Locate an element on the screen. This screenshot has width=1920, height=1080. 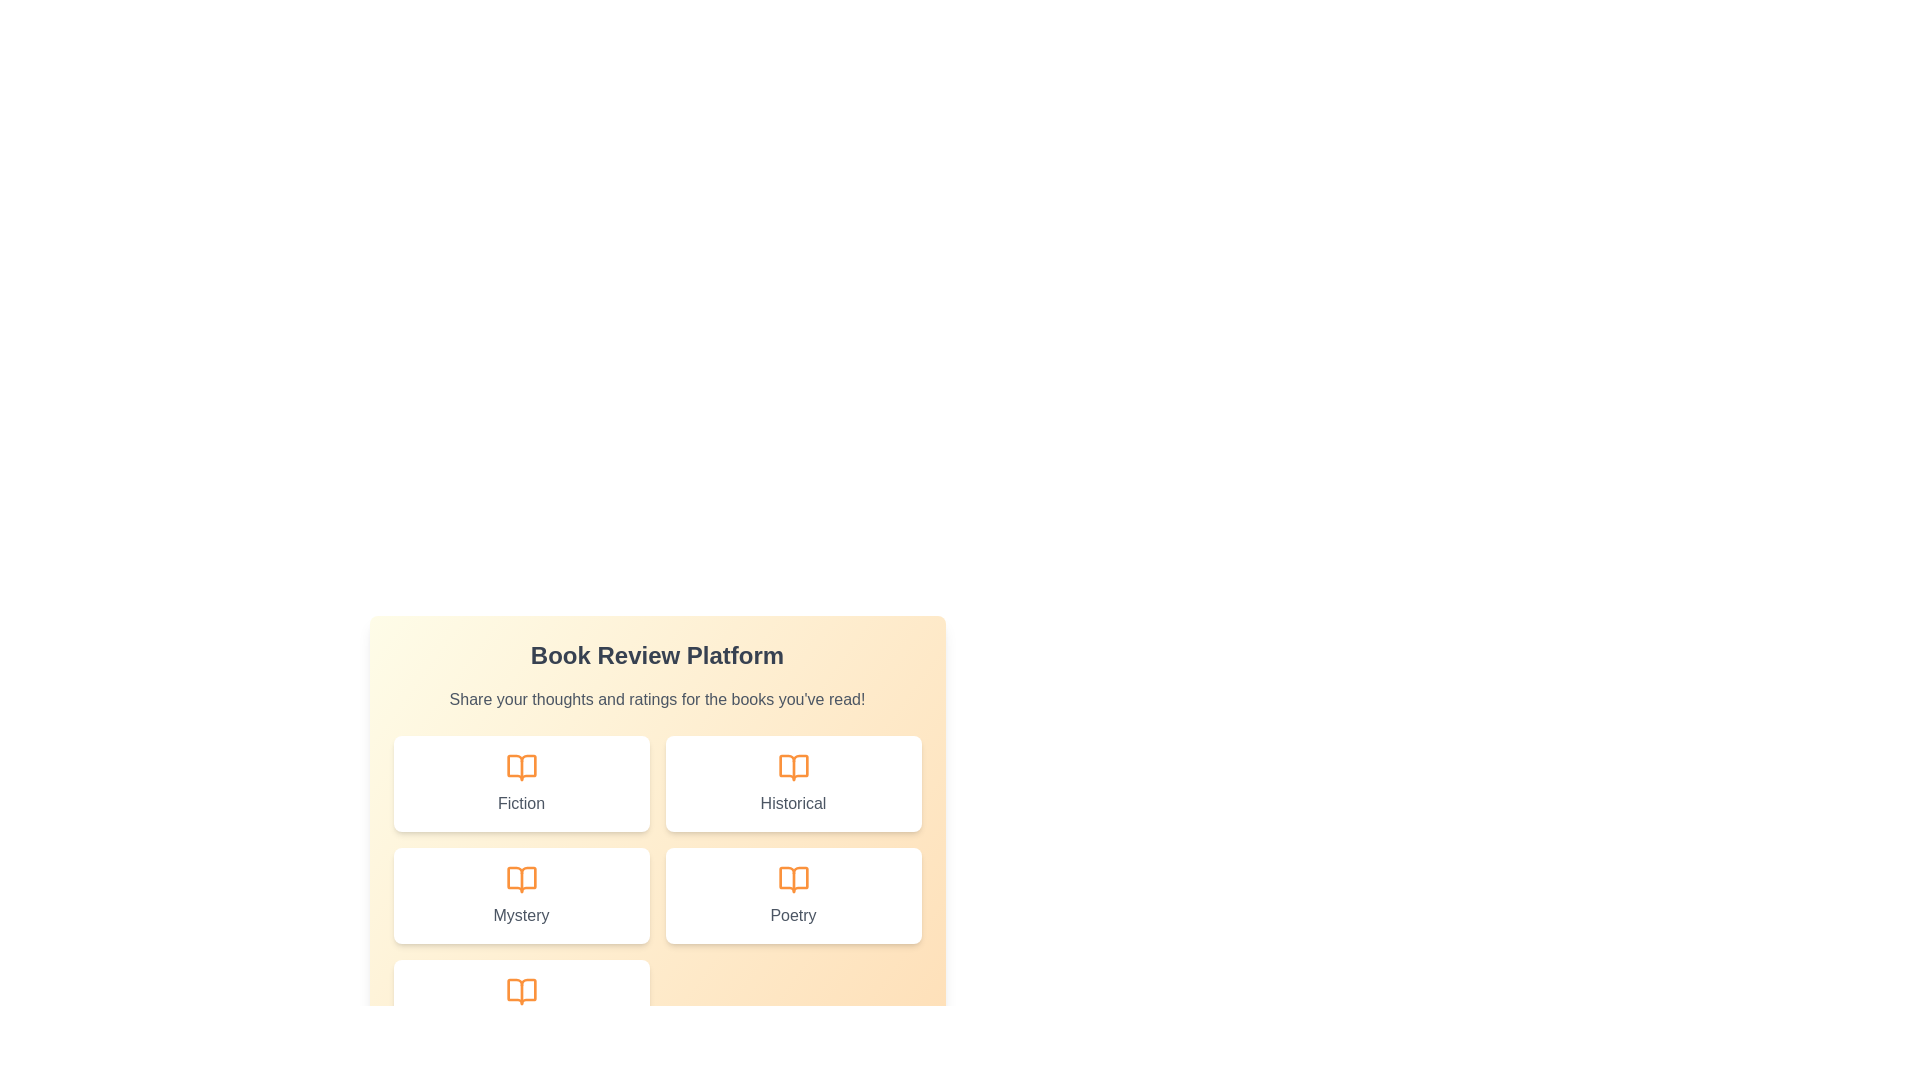
the orange book-shaped icon labeled 'Poetry' is located at coordinates (792, 878).